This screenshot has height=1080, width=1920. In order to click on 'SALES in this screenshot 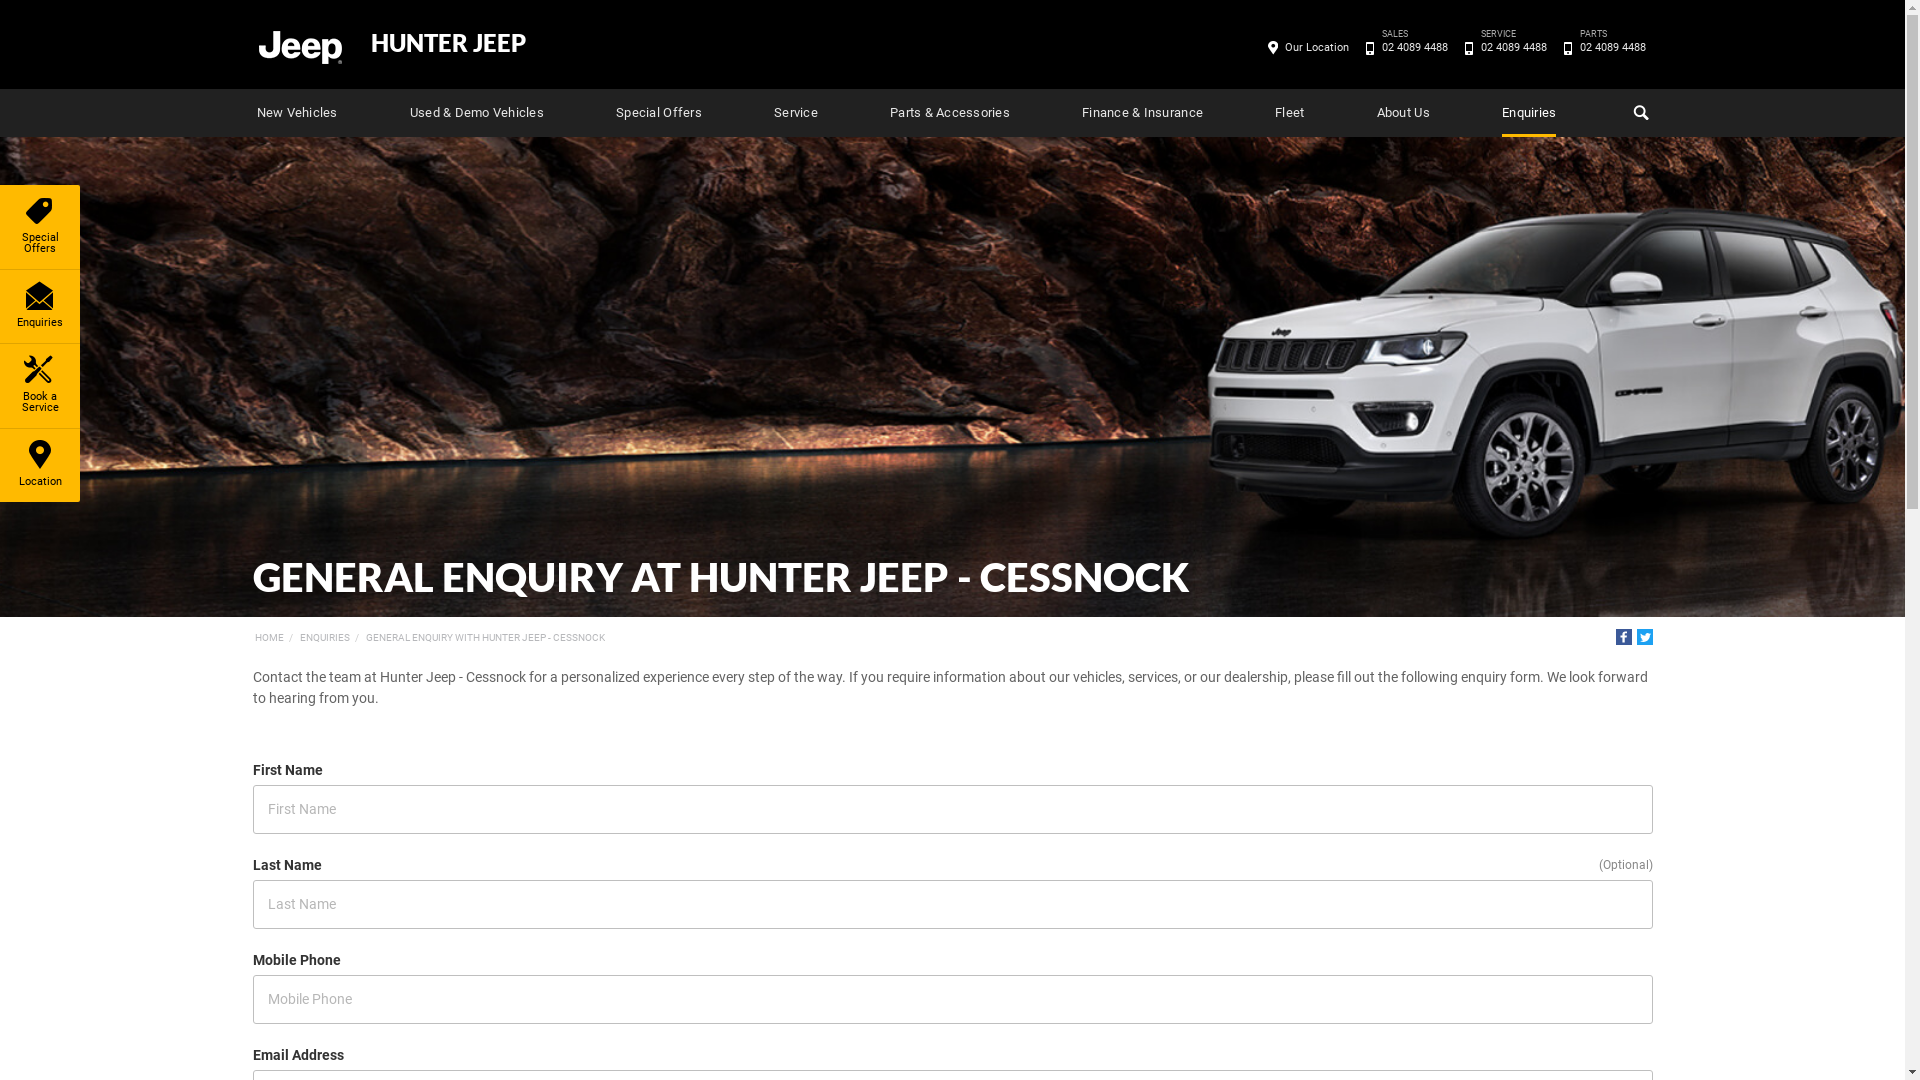, I will do `click(1413, 46)`.